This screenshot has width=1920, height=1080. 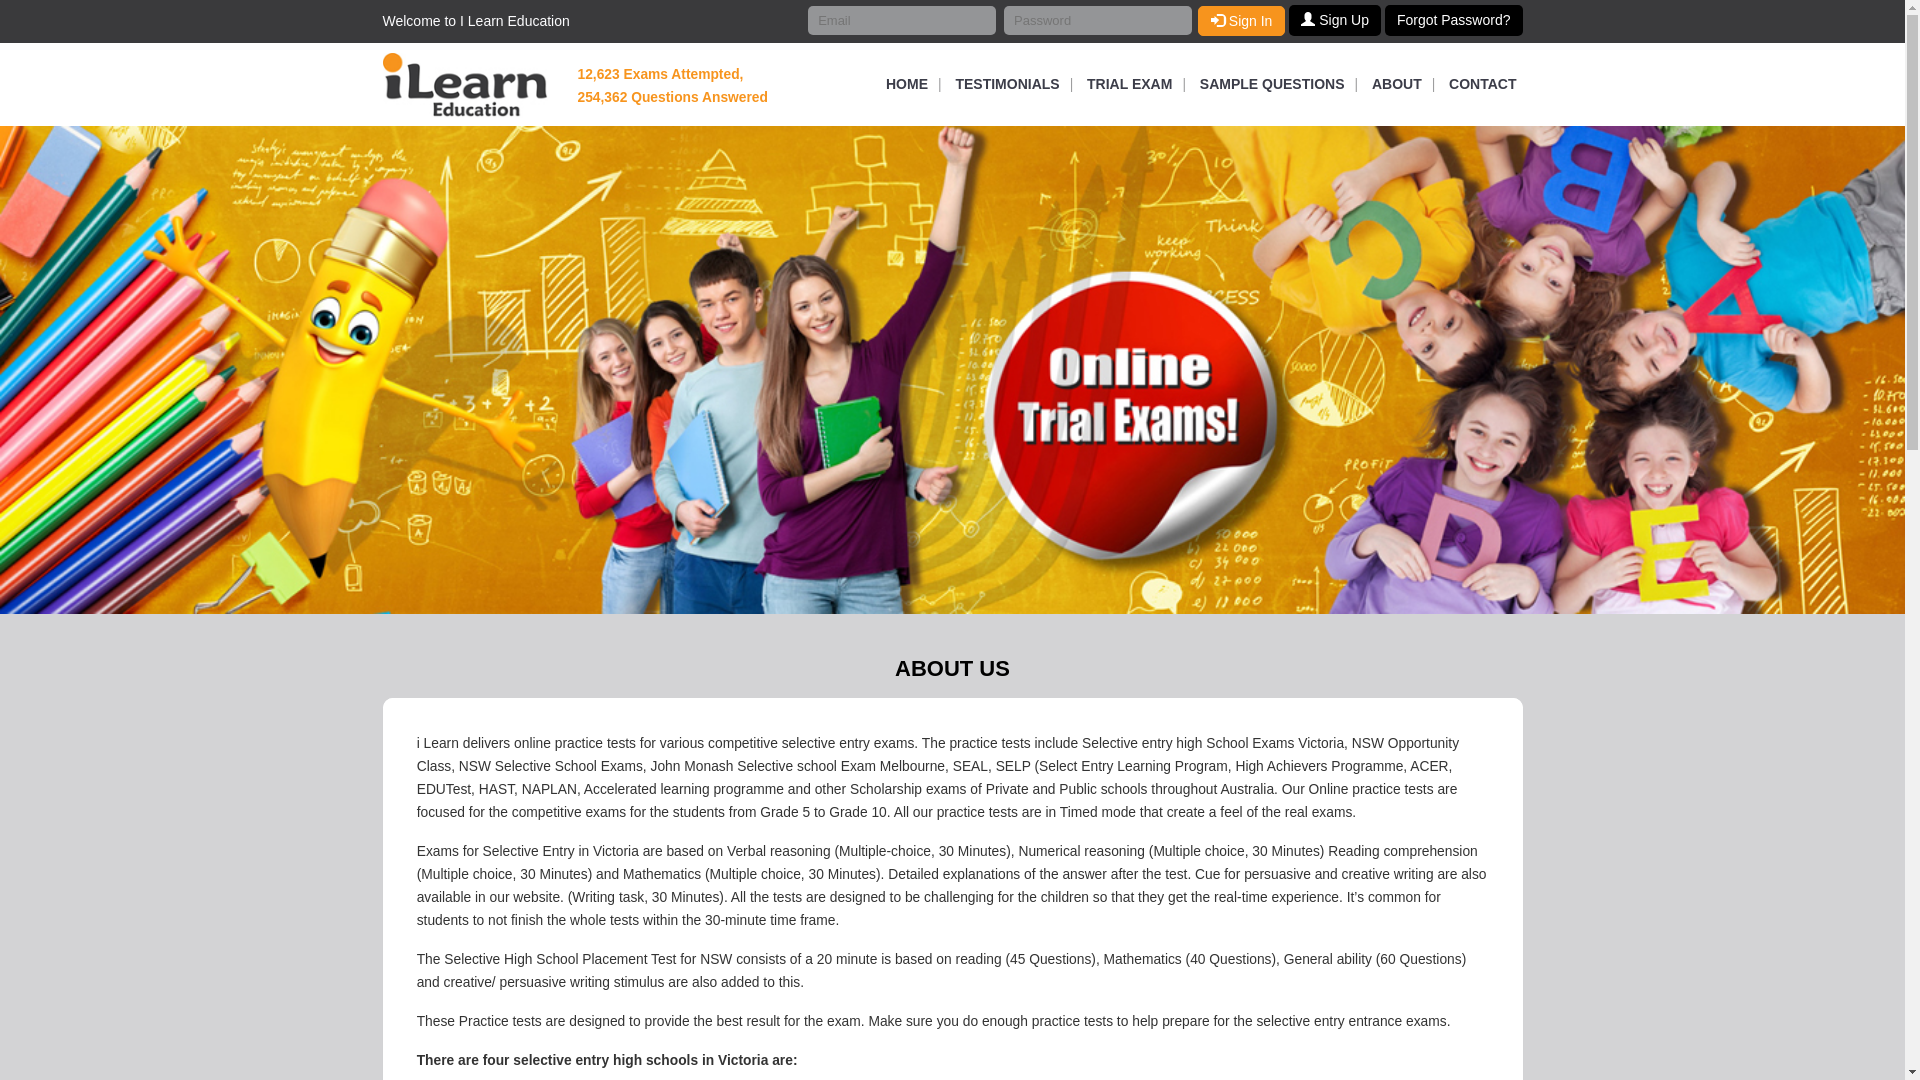 I want to click on 'CONTACT', so click(x=1477, y=83).